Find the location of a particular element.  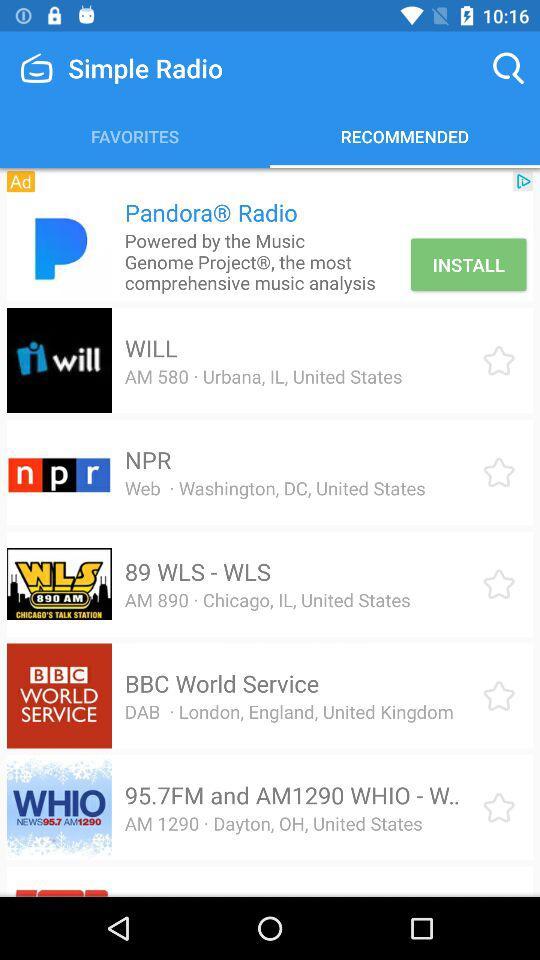

icon below am 1290 dayton icon is located at coordinates (273, 893).